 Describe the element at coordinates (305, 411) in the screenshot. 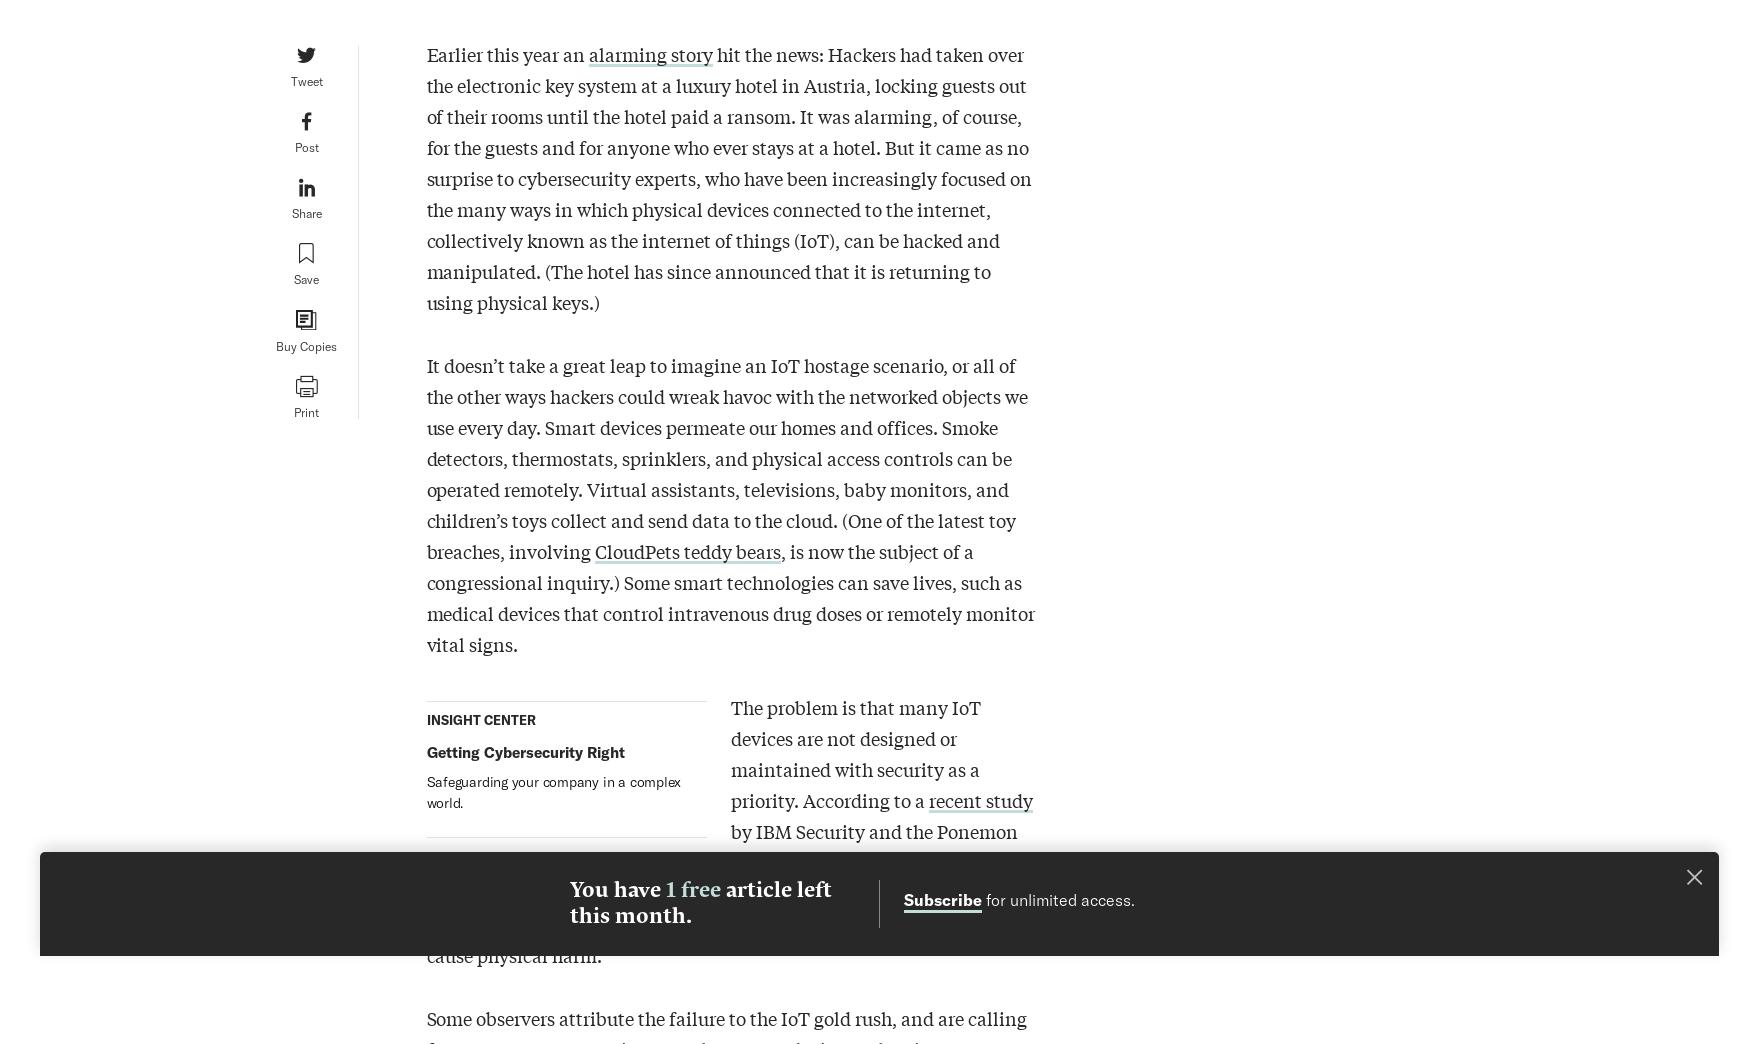

I see `'Print'` at that location.